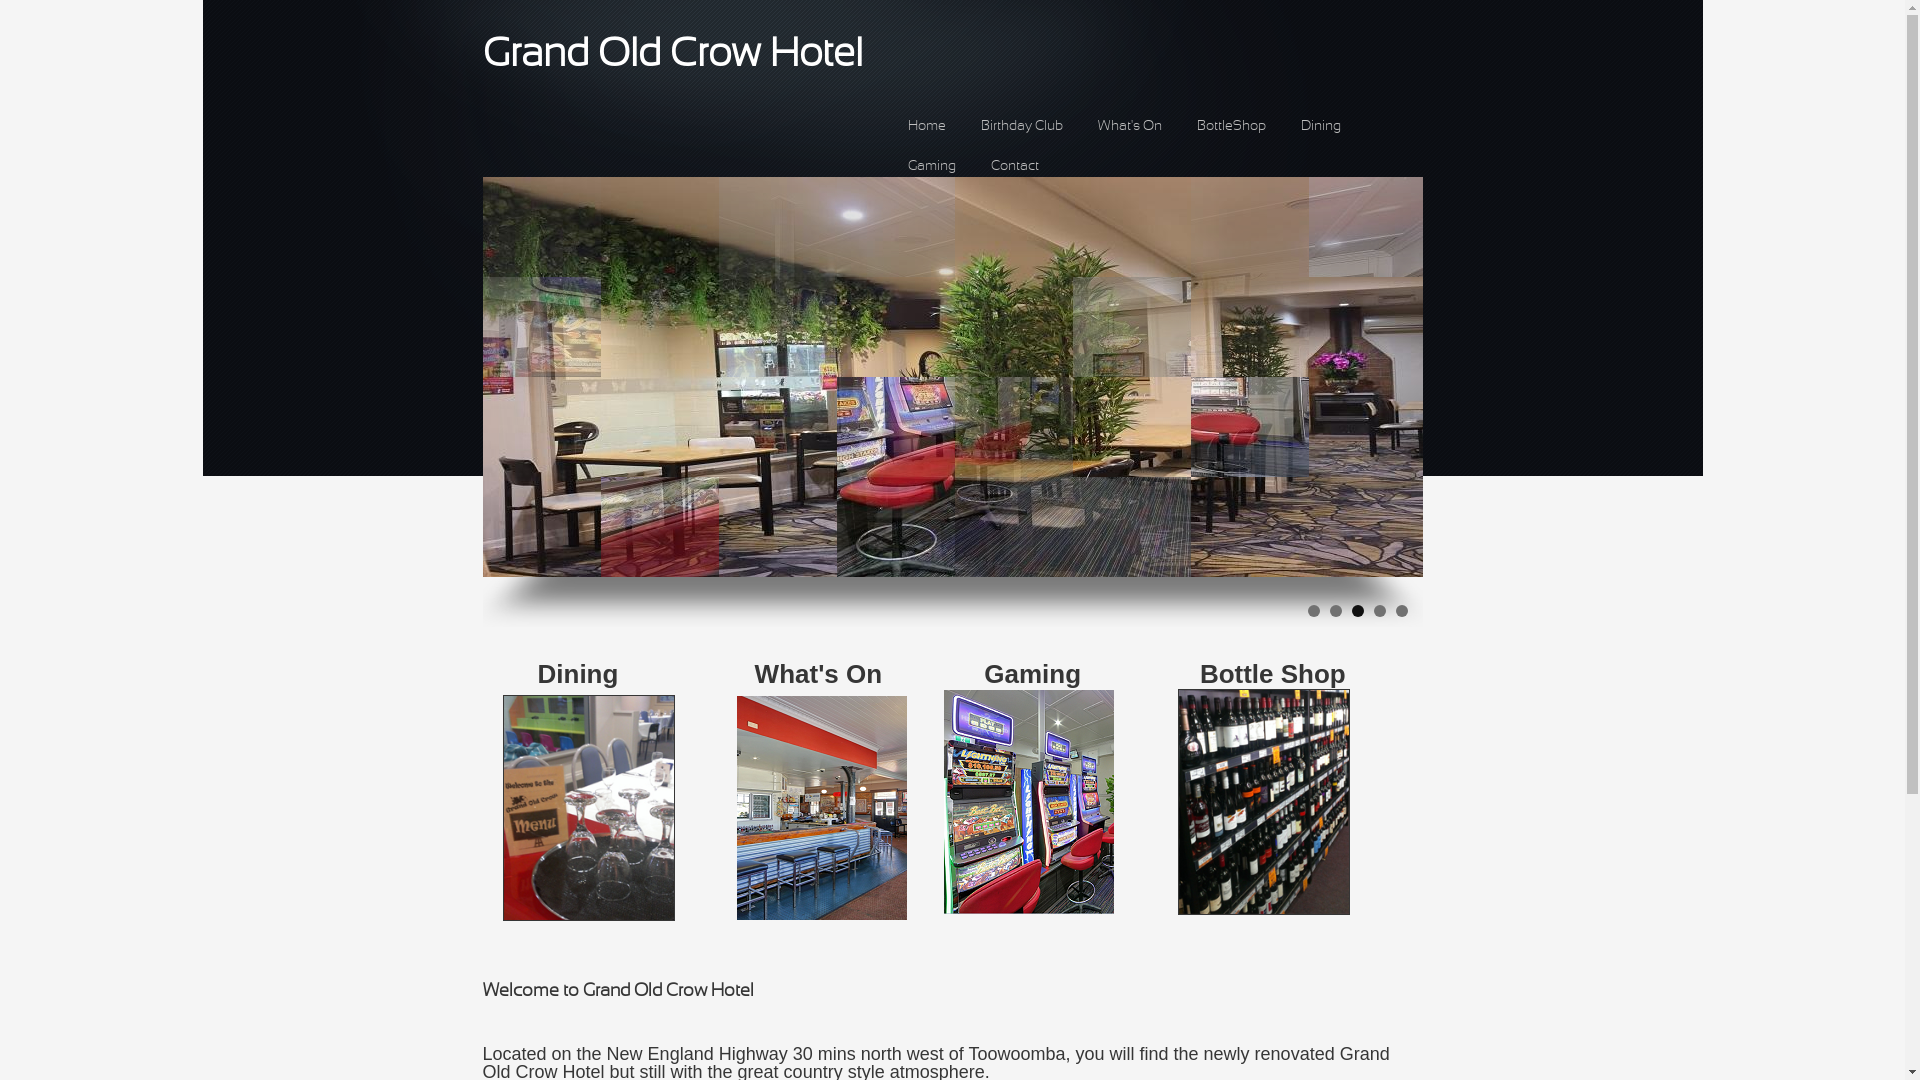  Describe the element at coordinates (1314, 609) in the screenshot. I see `'1'` at that location.